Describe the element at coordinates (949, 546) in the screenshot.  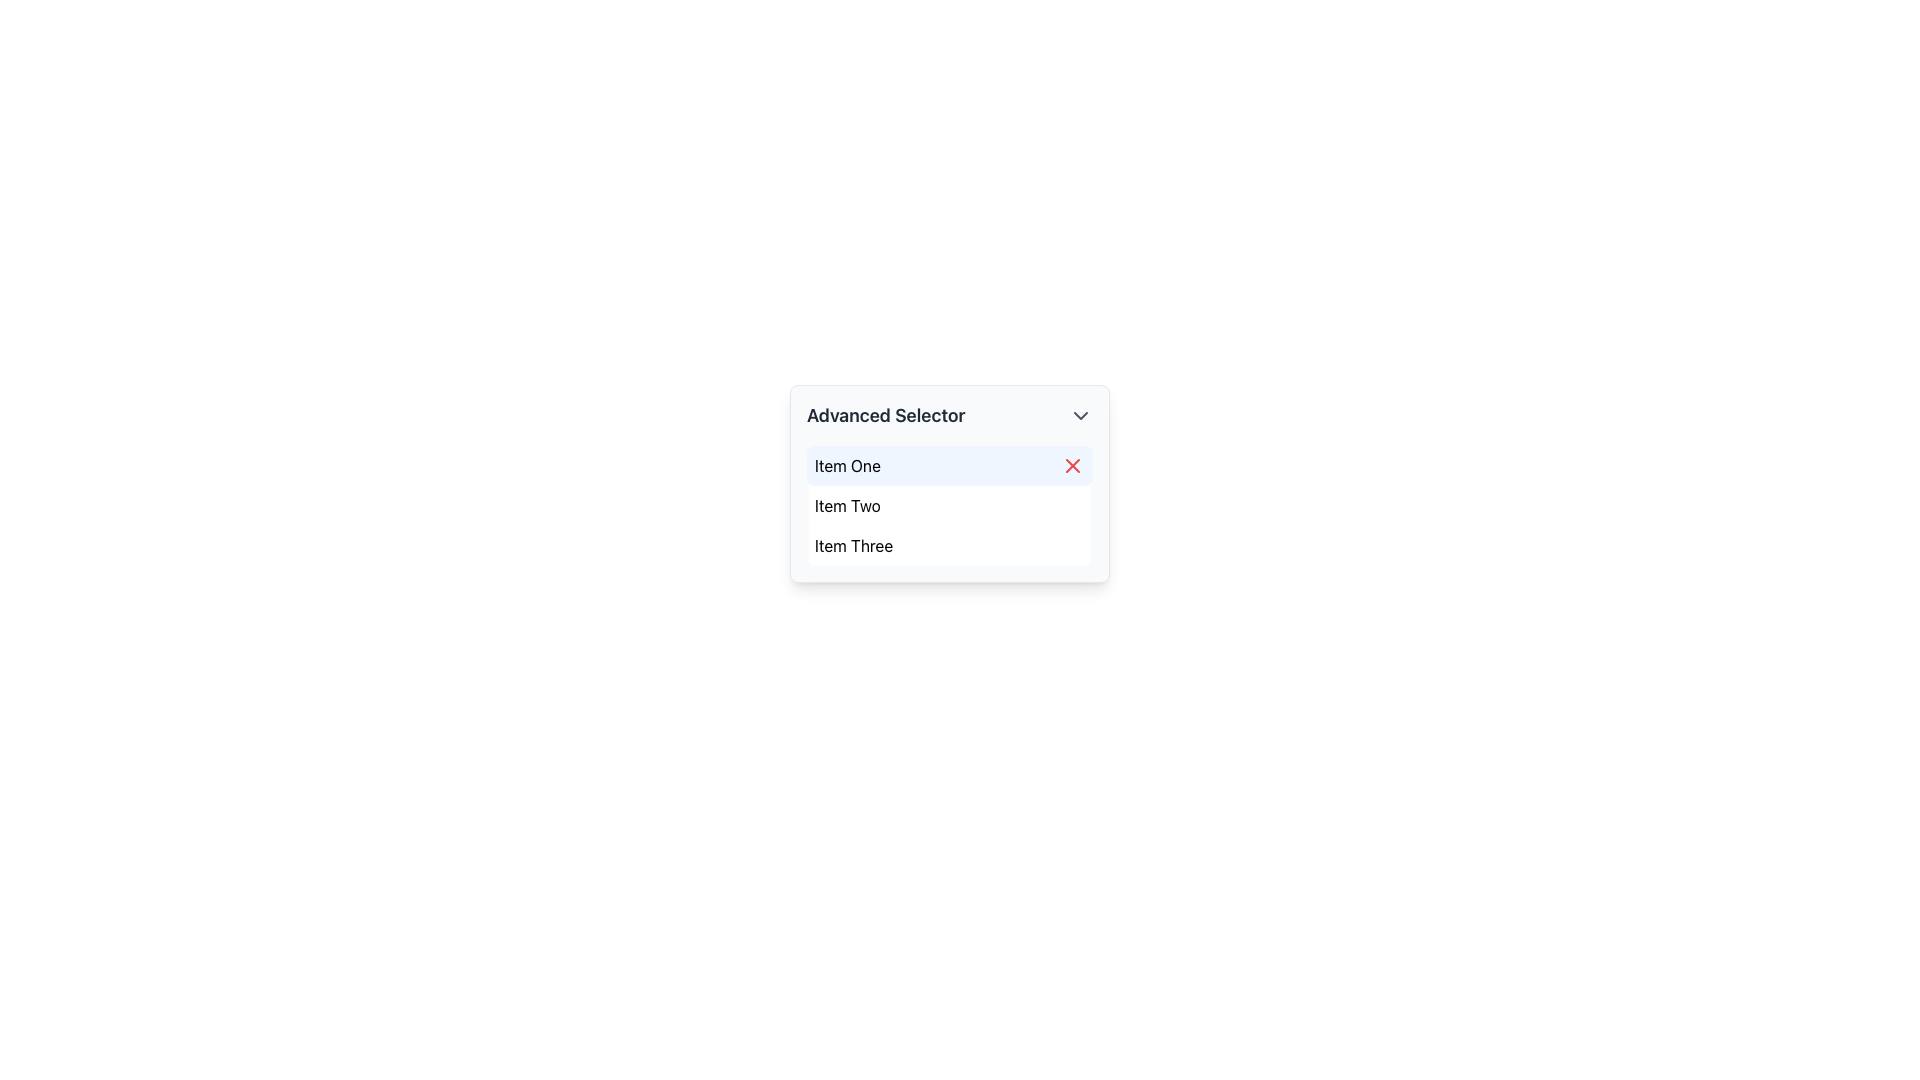
I see `the third selectable option in the list, labeled 'Item Three', to visualize its hover effects` at that location.